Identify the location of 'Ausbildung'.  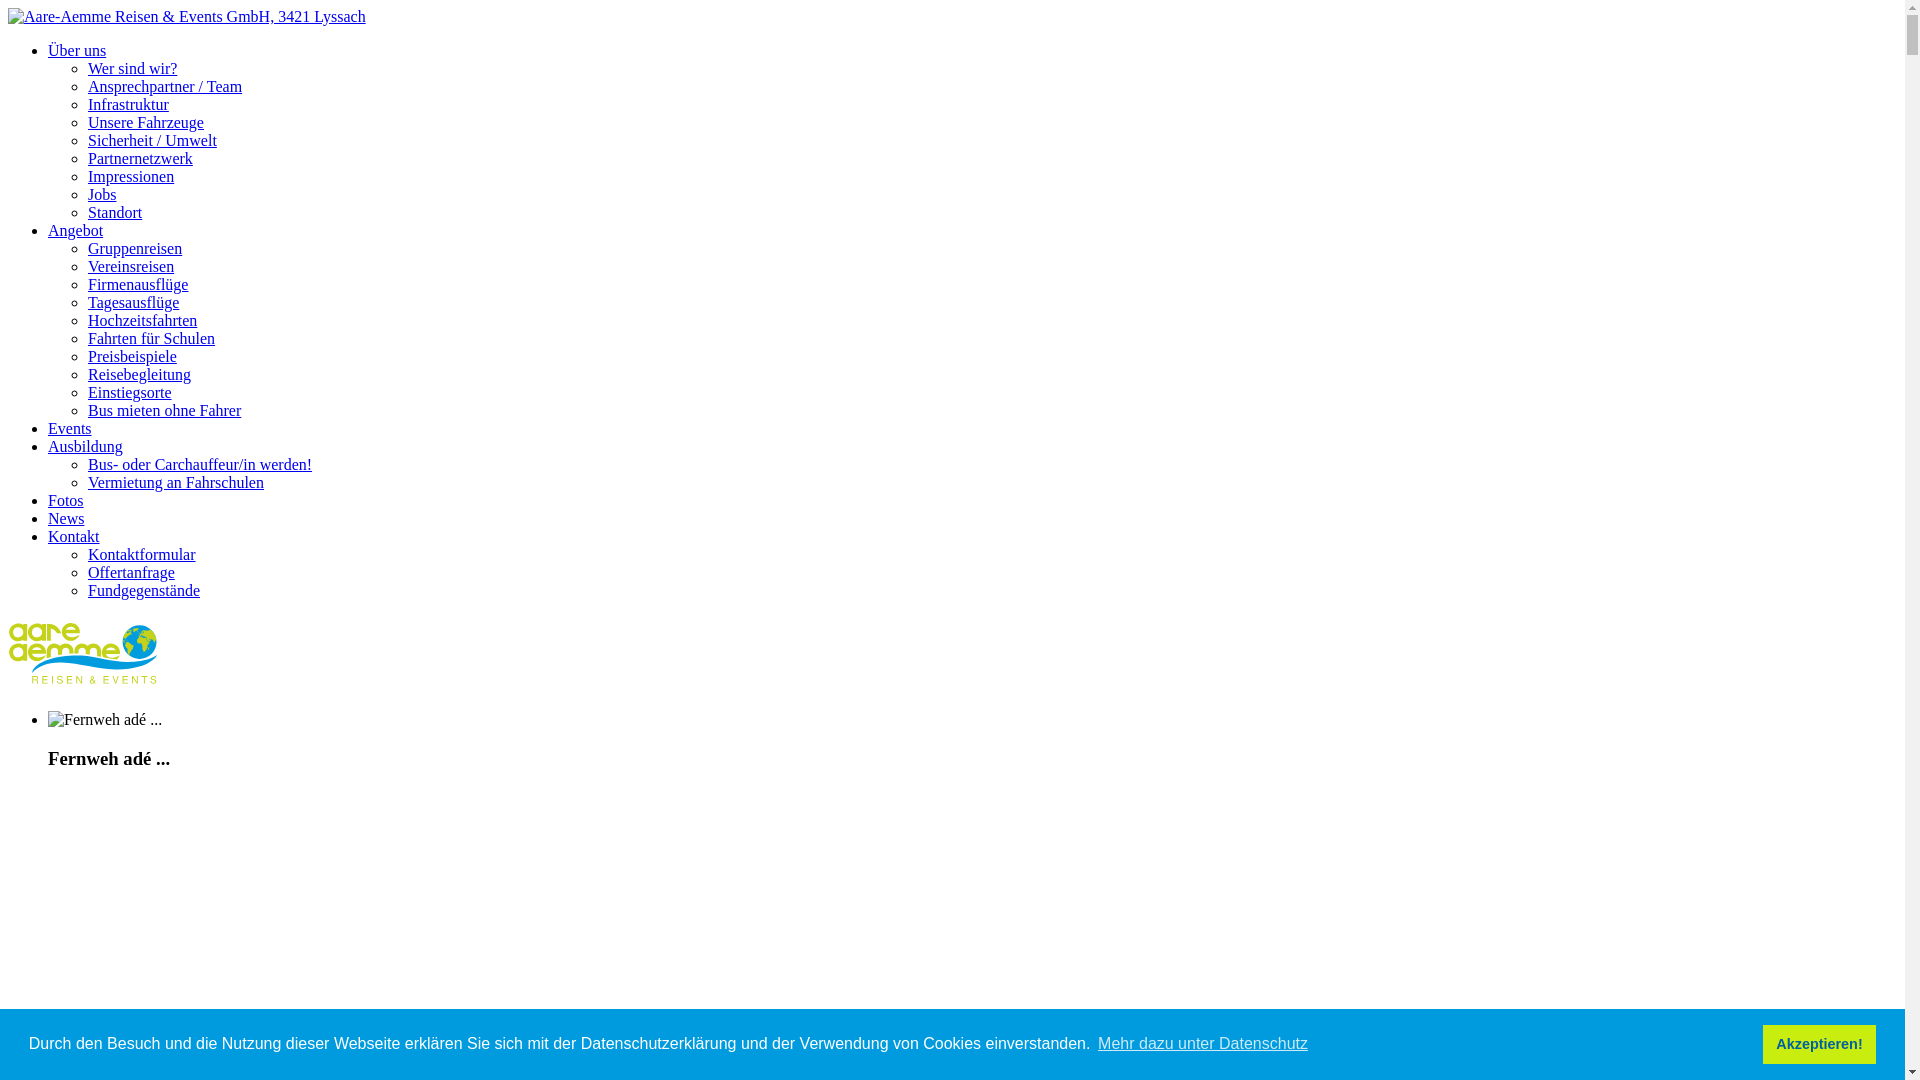
(84, 445).